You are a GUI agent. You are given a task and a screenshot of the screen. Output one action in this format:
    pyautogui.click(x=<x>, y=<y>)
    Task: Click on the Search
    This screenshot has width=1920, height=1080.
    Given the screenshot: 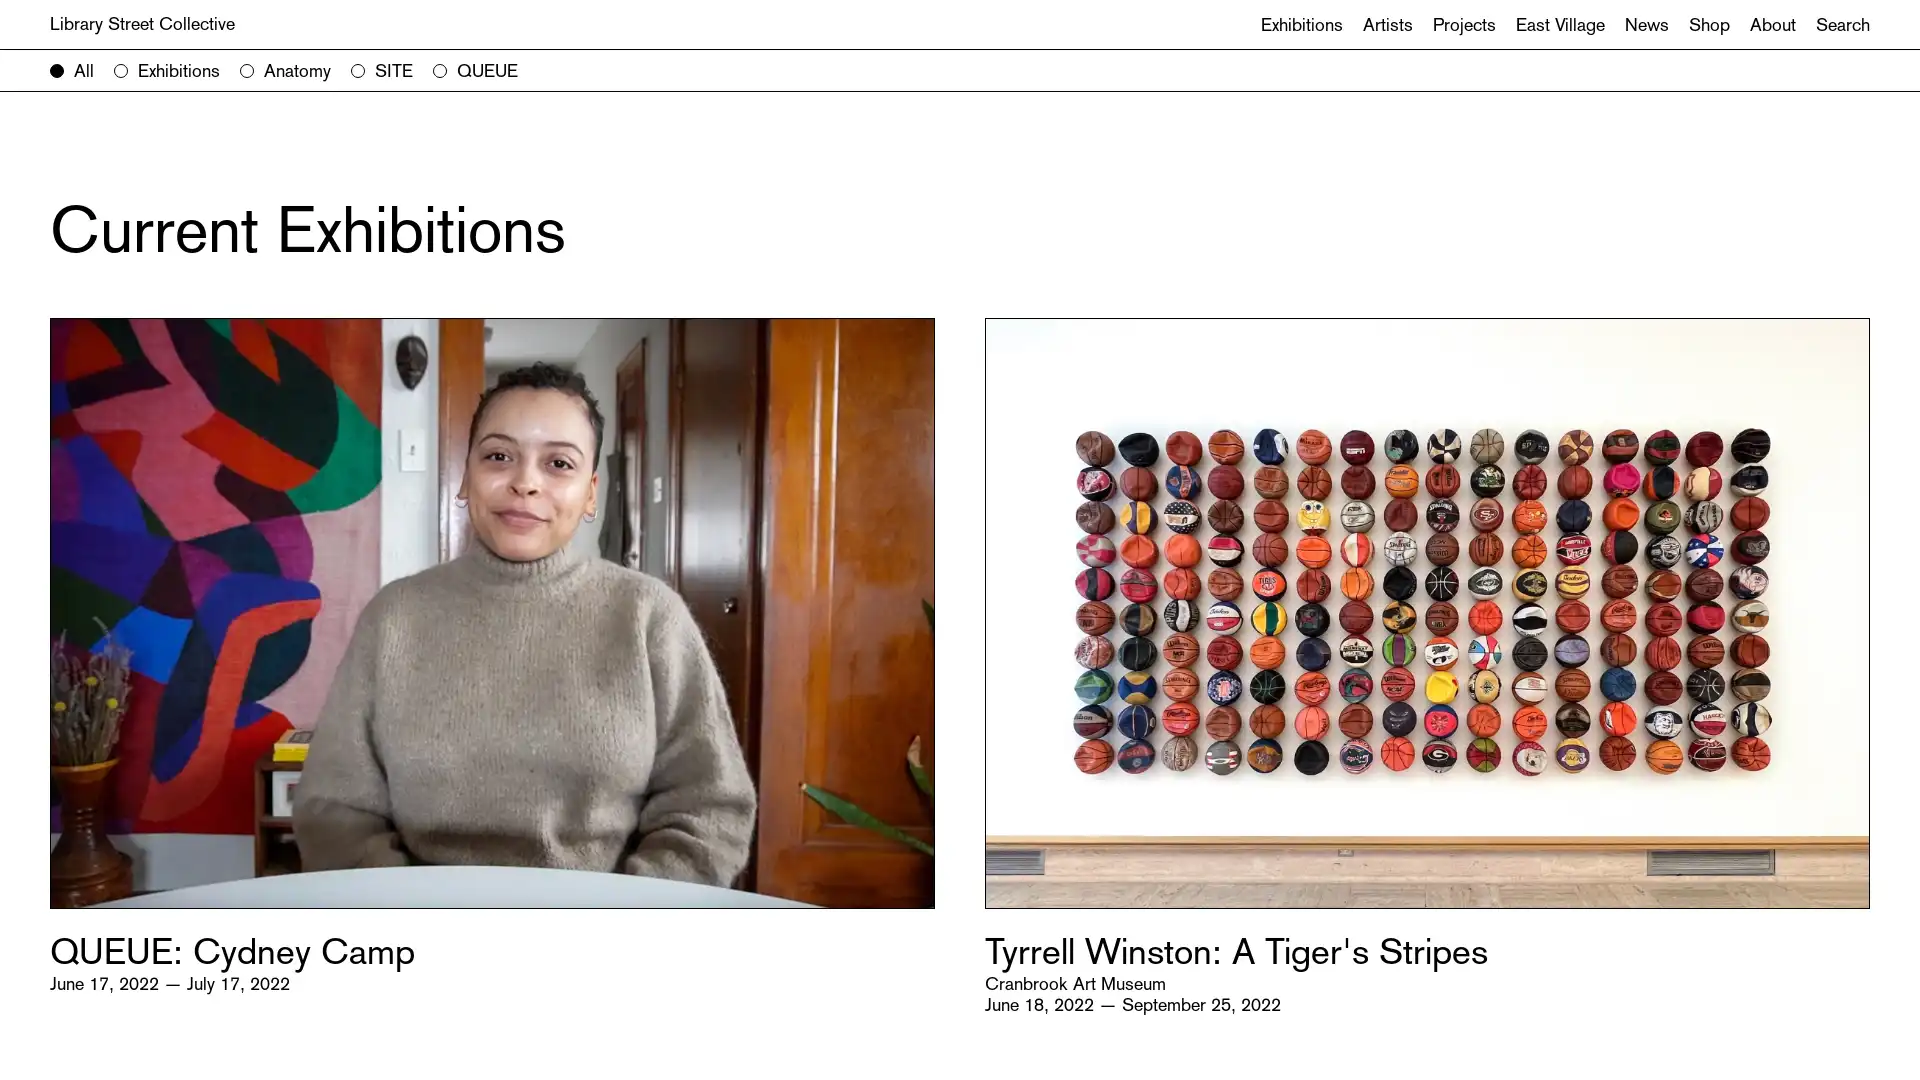 What is the action you would take?
    pyautogui.click(x=1842, y=24)
    